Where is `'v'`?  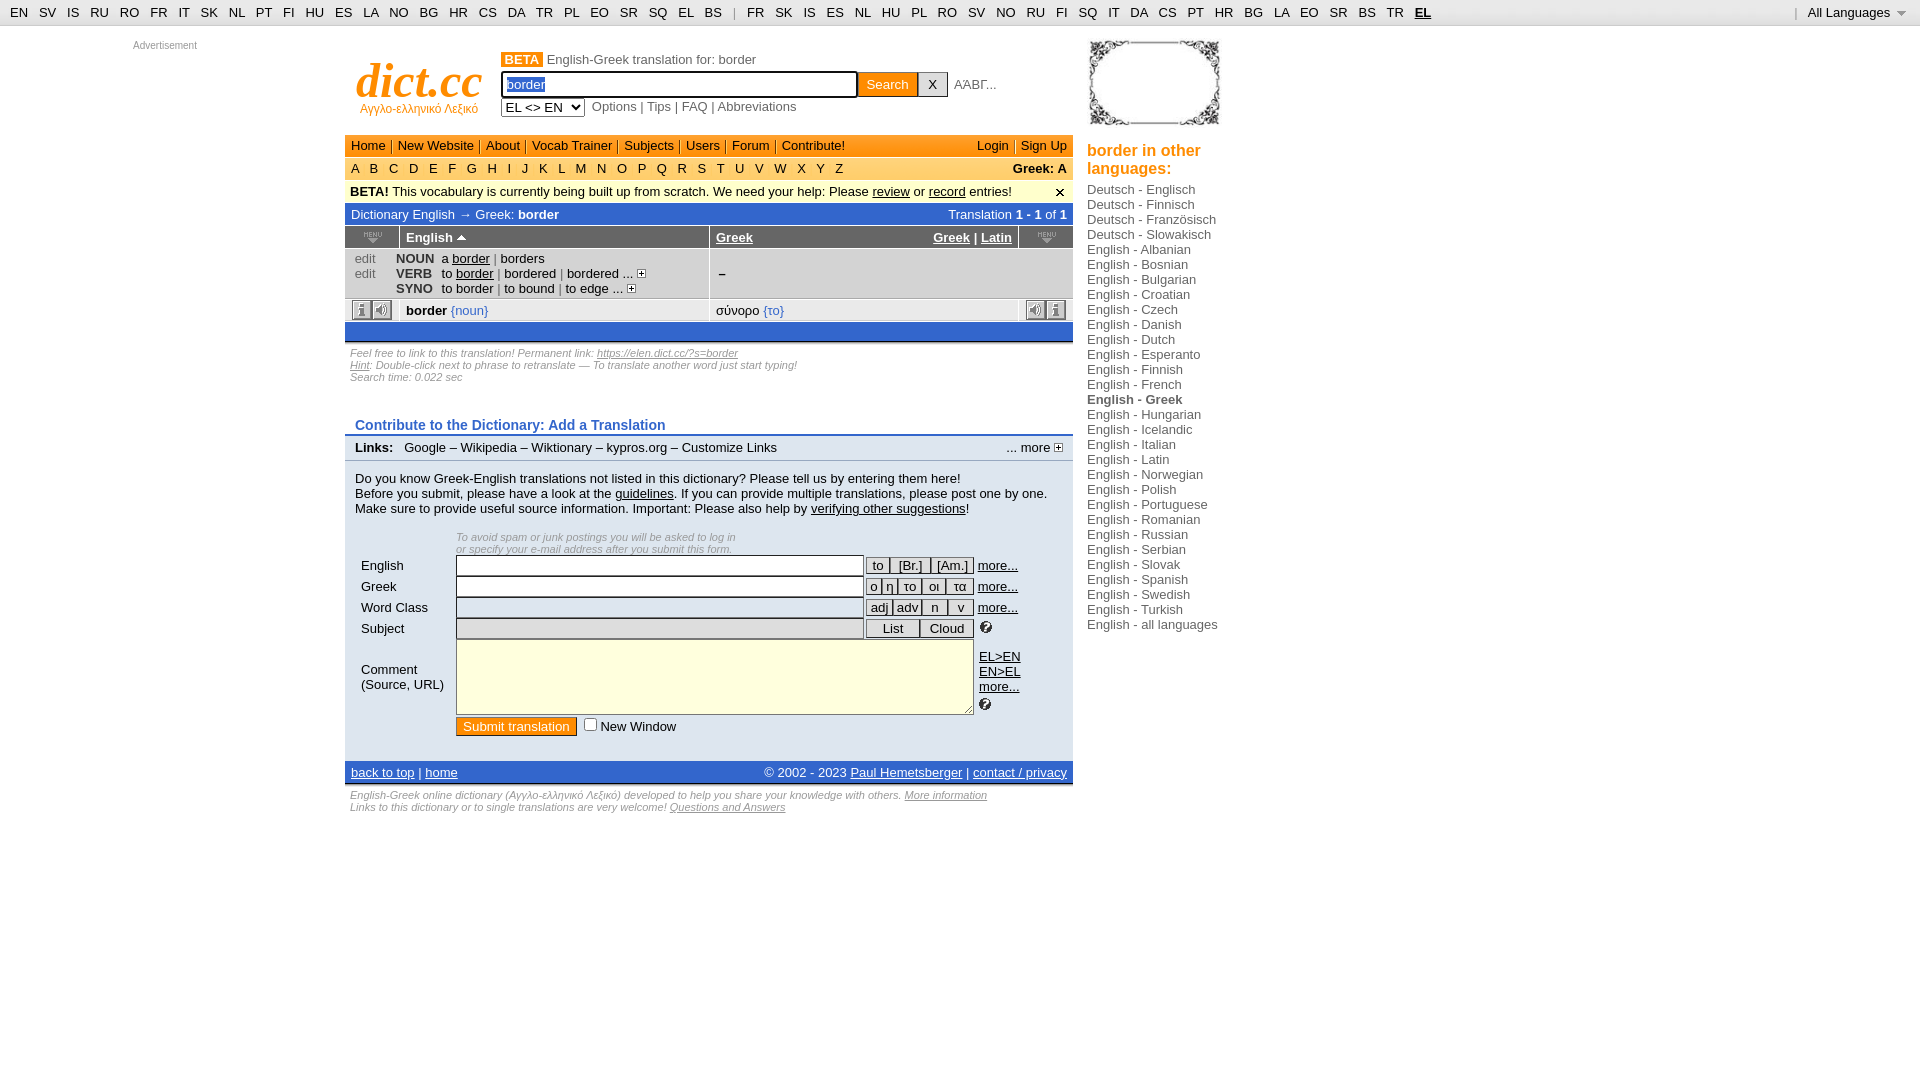 'v' is located at coordinates (960, 606).